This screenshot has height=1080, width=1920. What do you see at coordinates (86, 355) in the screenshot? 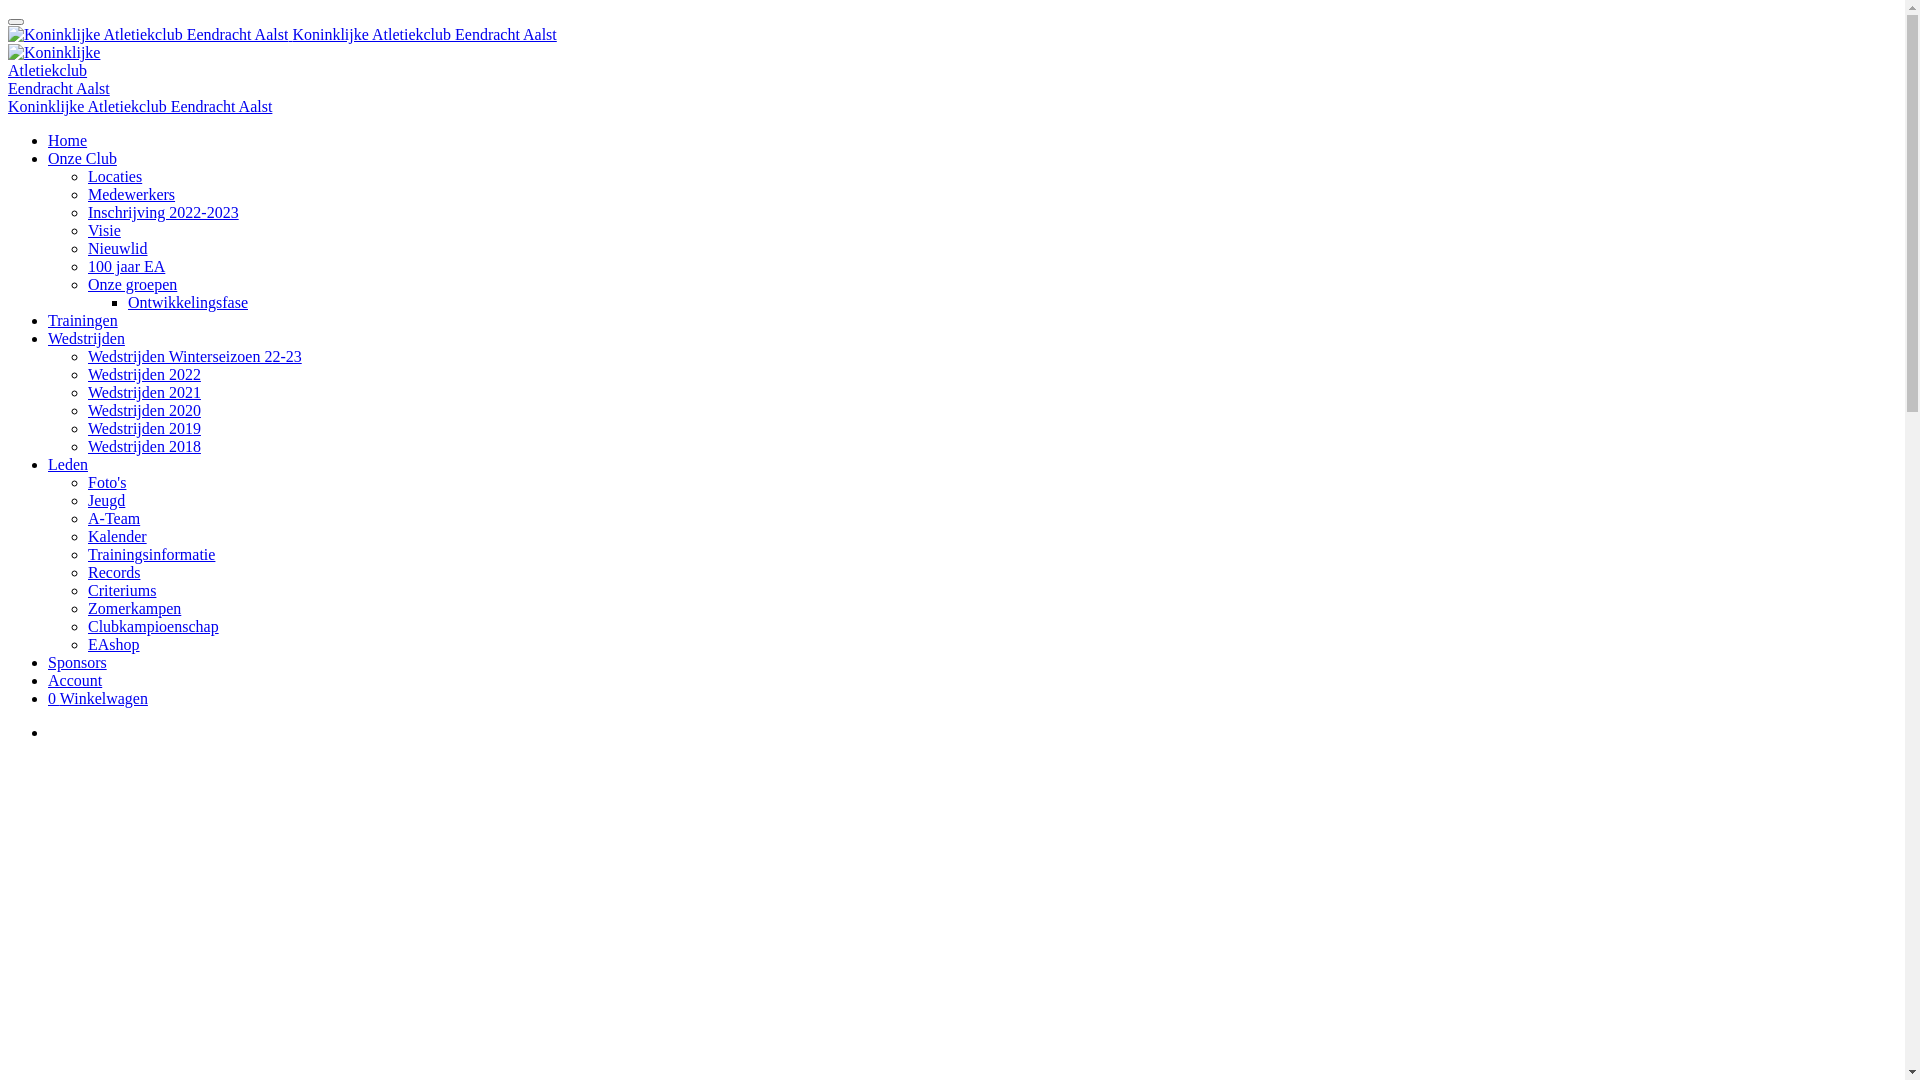
I see `'Wedstrijden Winterseizoen 22-23'` at bounding box center [86, 355].